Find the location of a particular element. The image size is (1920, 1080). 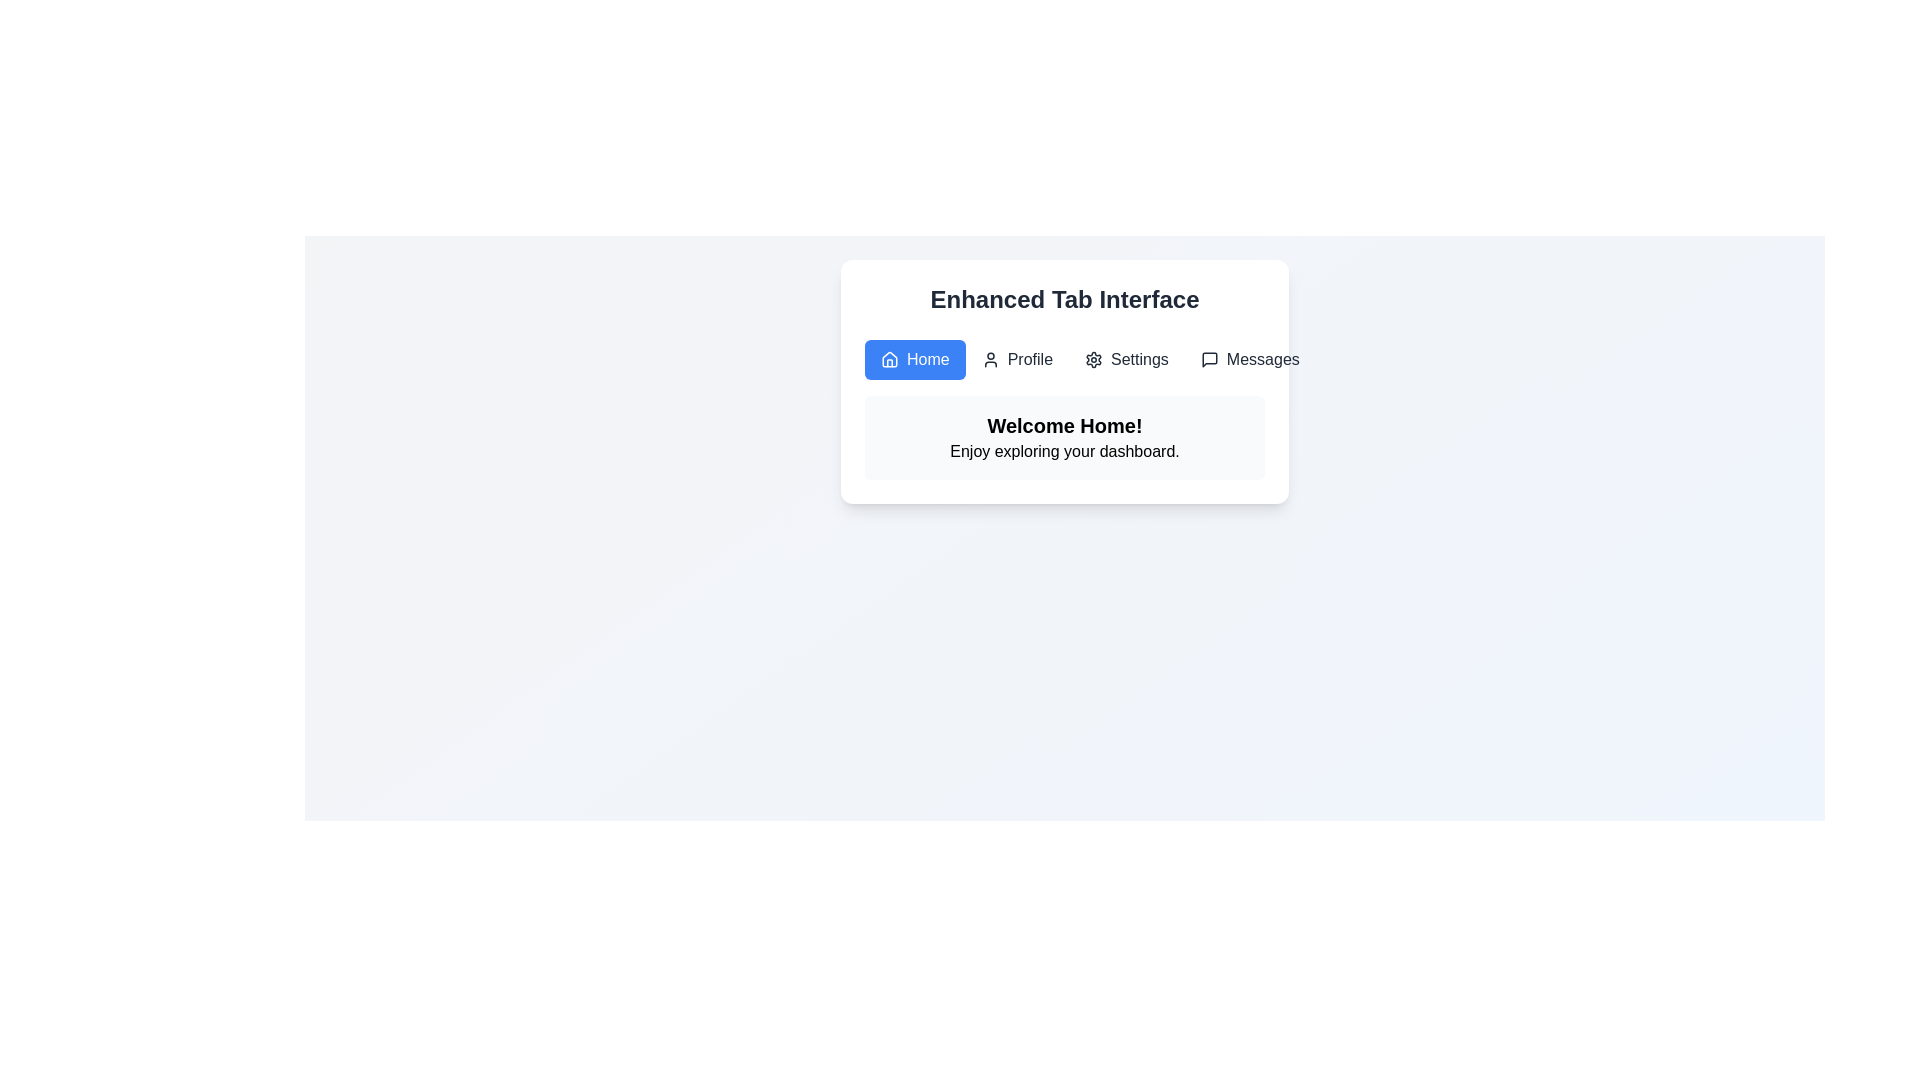

the text display area that presents a welcoming message on the dashboard, located below the tab navigation and centered horizontally is located at coordinates (1064, 437).